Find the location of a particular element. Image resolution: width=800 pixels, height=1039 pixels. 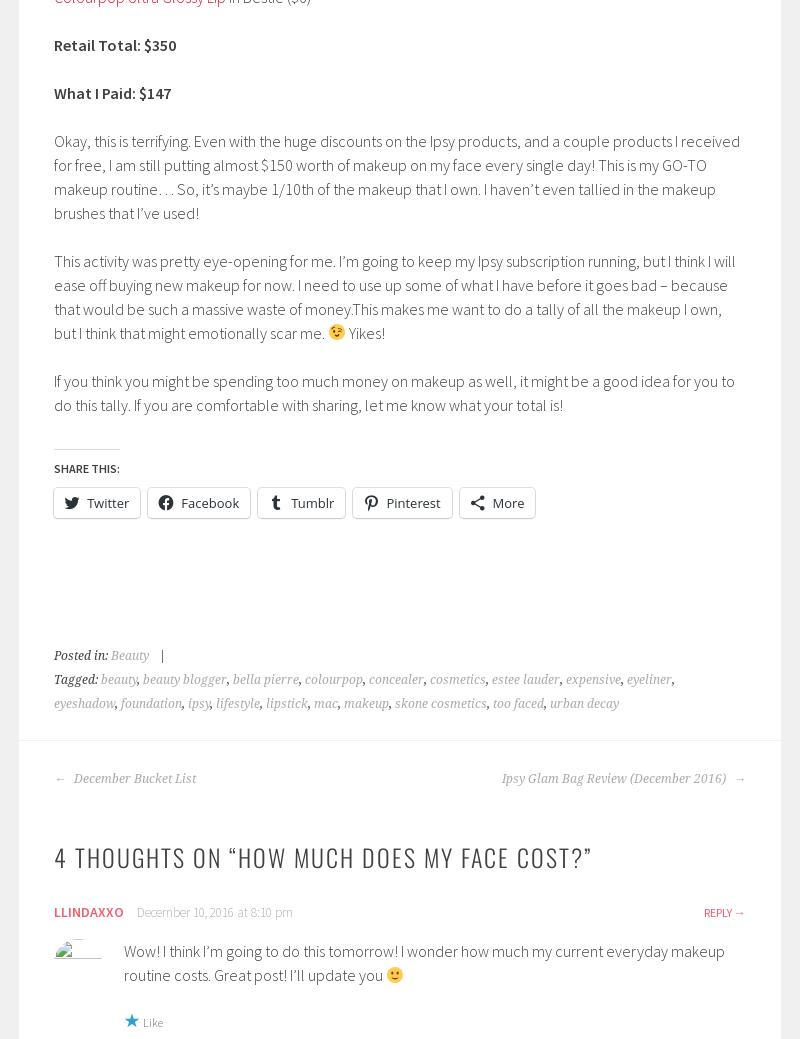

'beauty' is located at coordinates (117, 678).